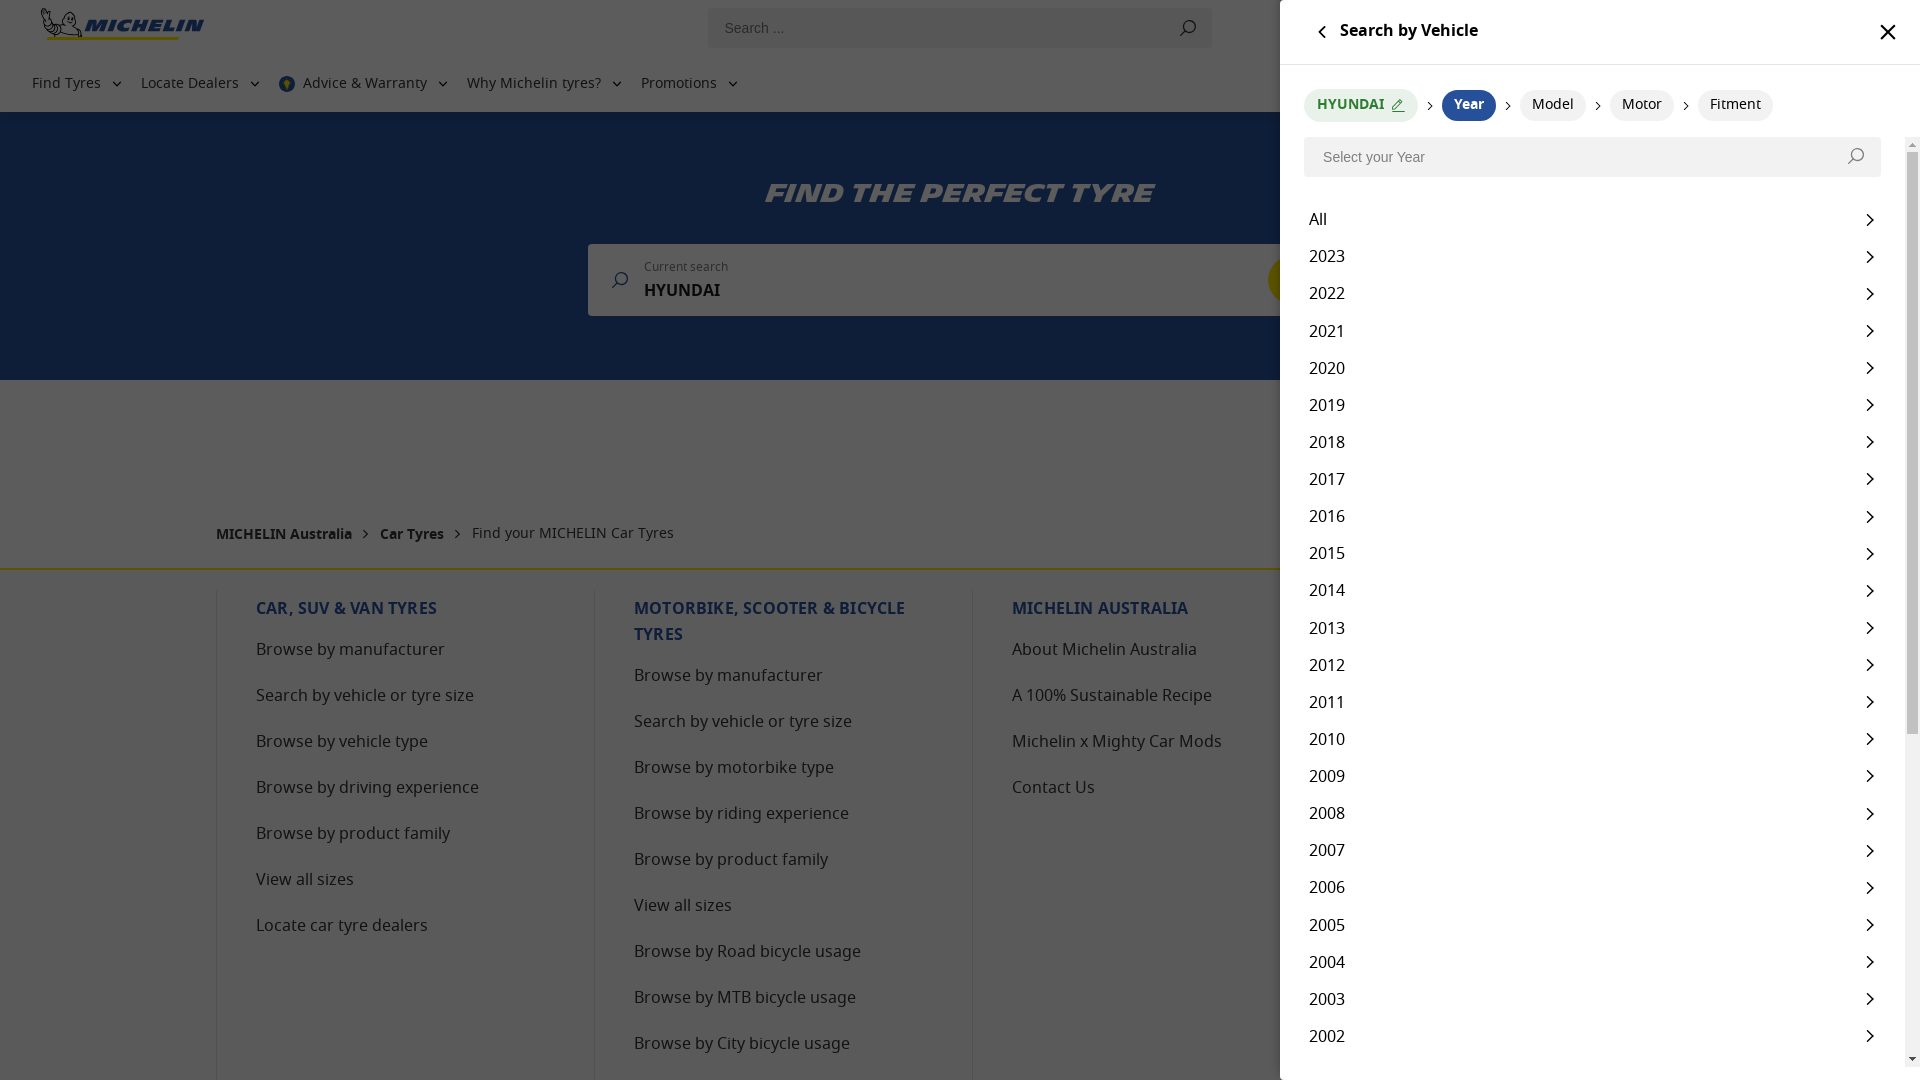  I want to click on '2007', so click(1591, 850).